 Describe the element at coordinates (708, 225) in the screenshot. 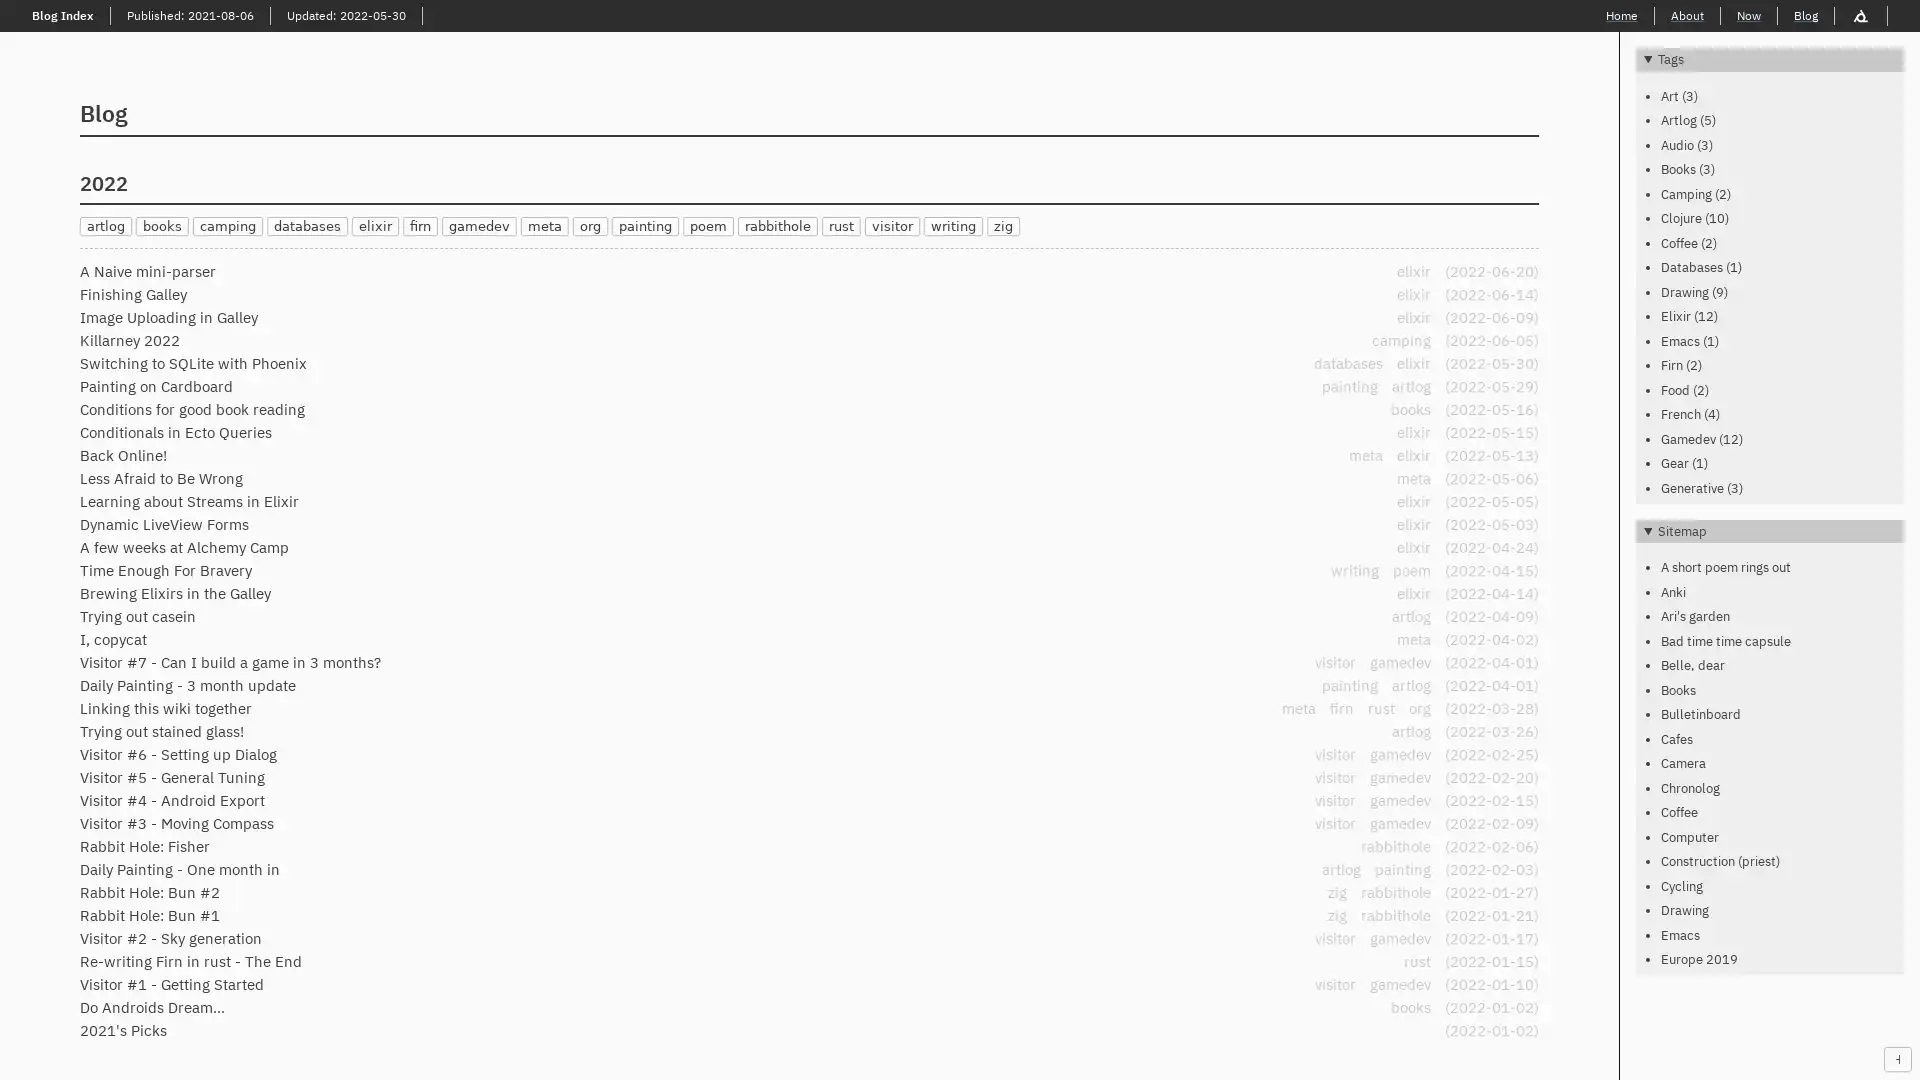

I see `poem` at that location.